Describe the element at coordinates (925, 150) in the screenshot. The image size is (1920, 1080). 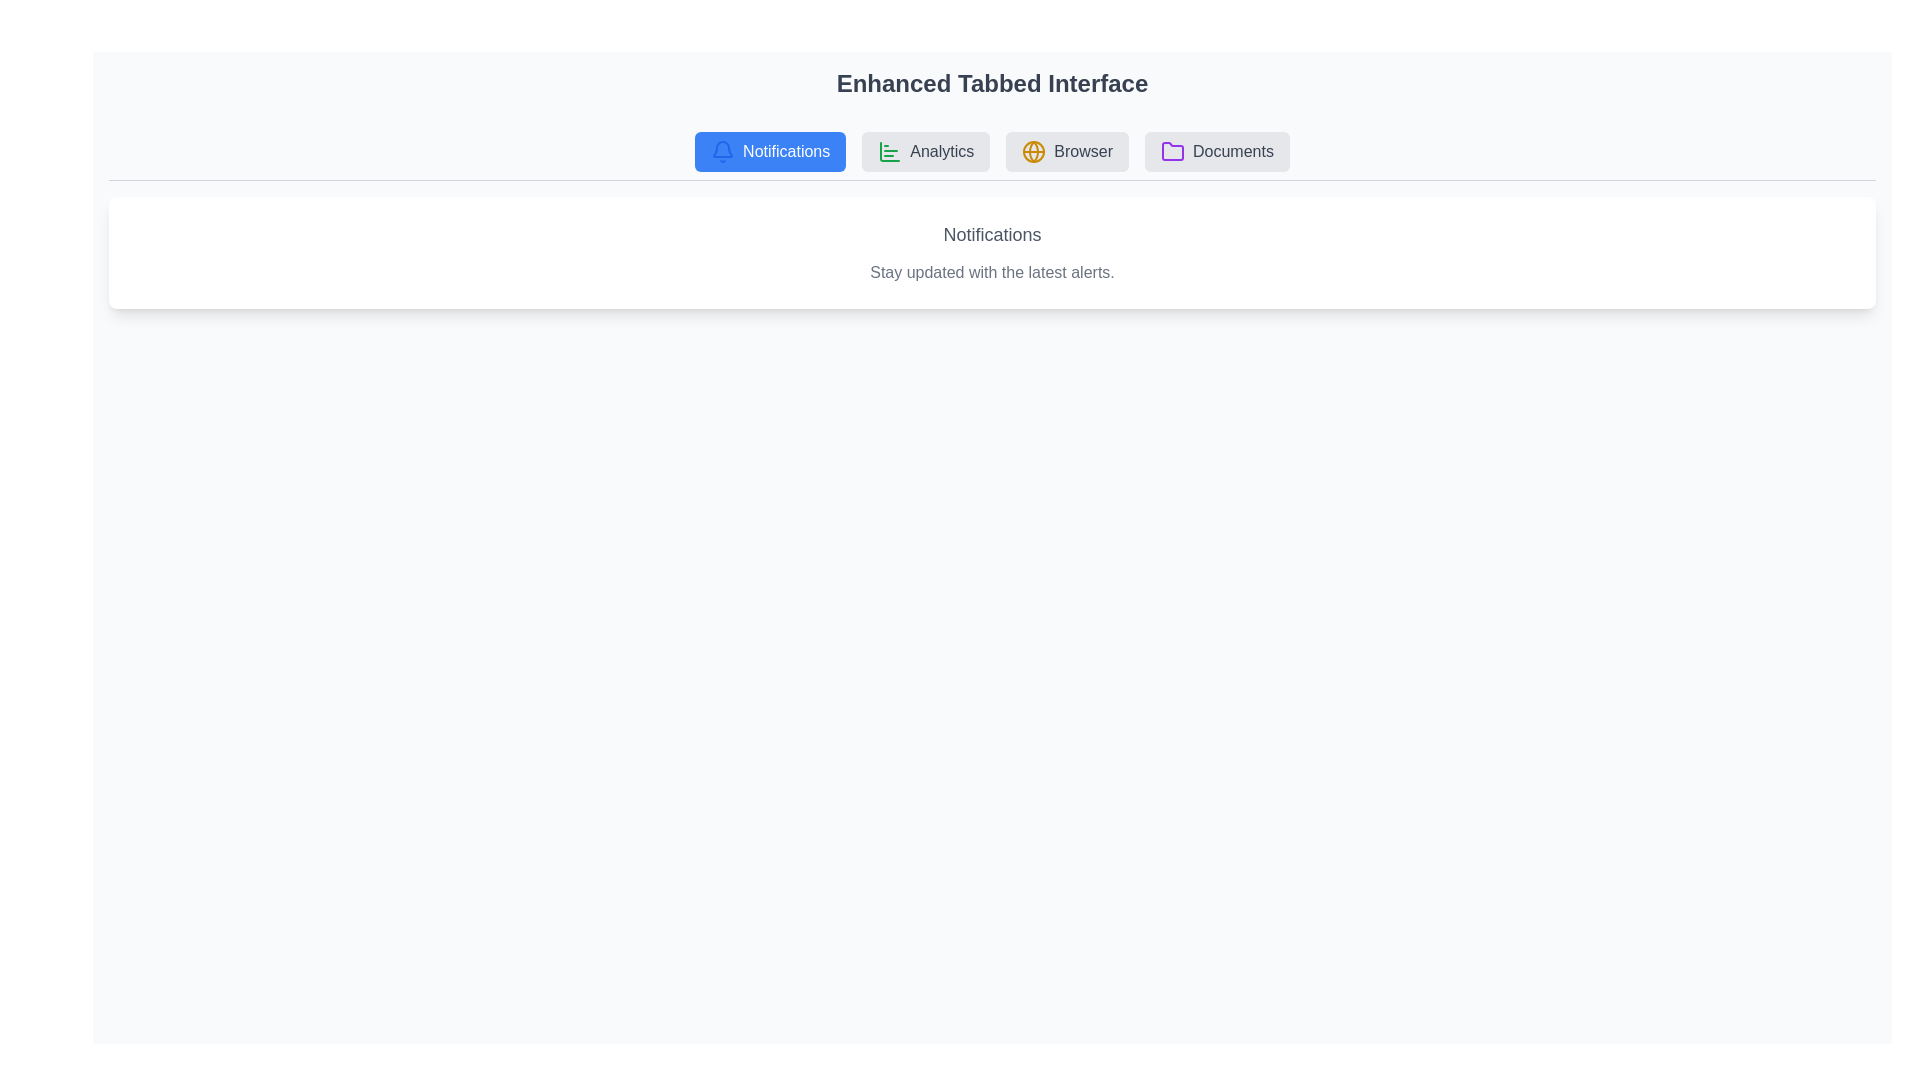
I see `the tab labeled Analytics to observe its hover effect` at that location.